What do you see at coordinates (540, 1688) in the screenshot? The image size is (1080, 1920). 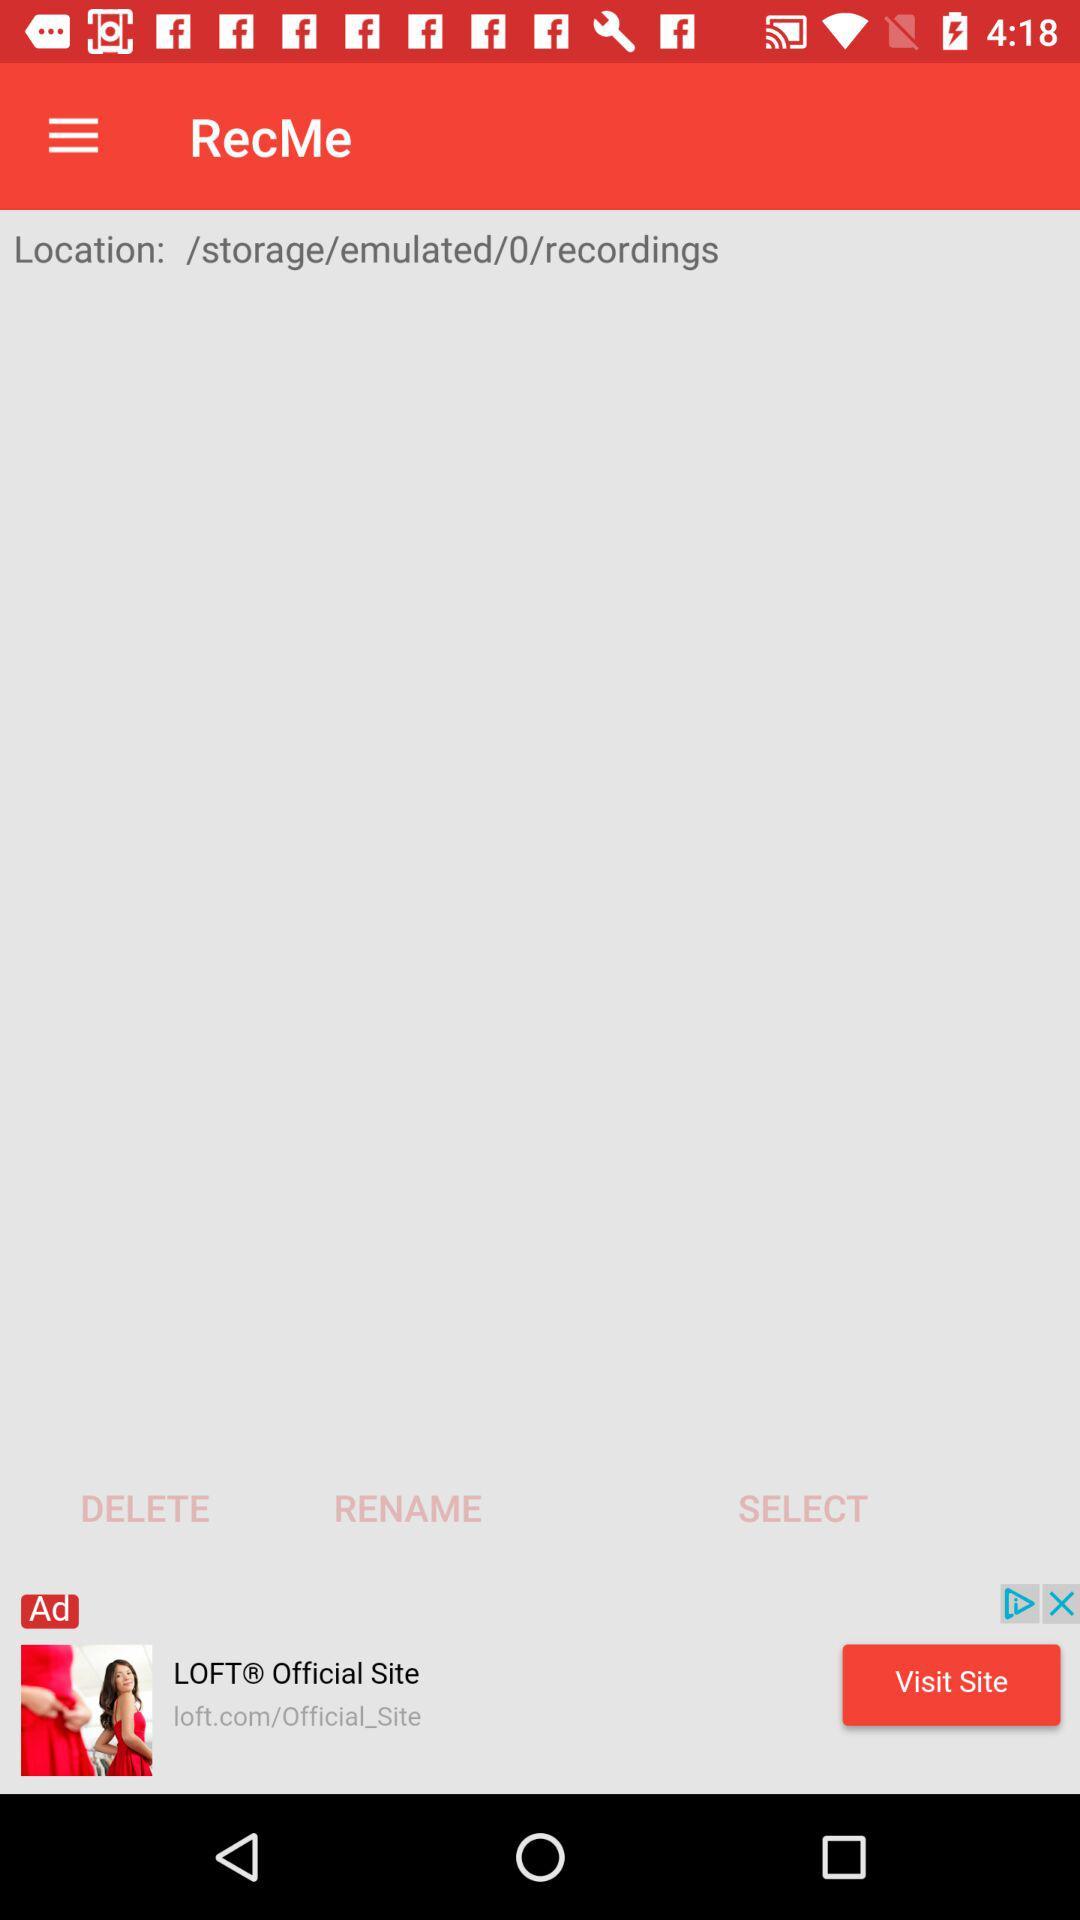 I see `advertisement` at bounding box center [540, 1688].